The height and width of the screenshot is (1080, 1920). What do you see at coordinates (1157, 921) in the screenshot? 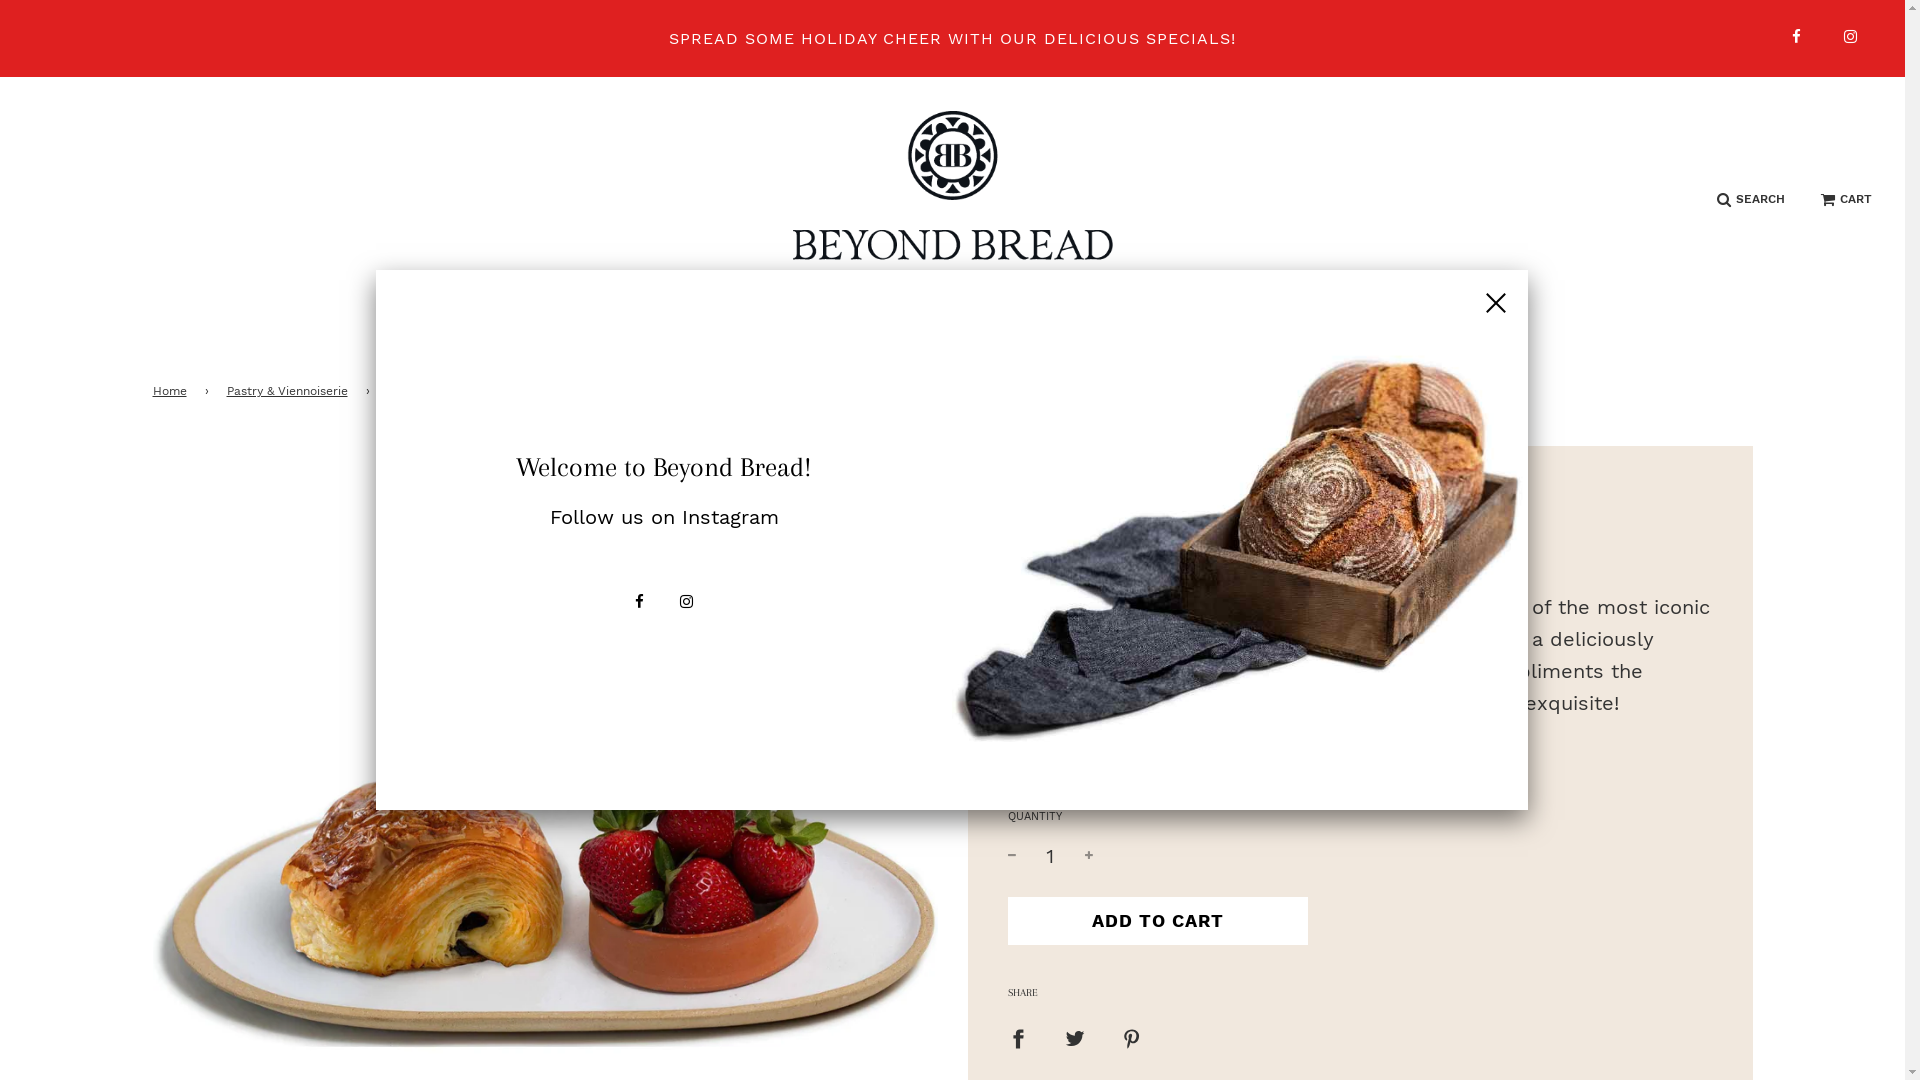
I see `'LOADING...` at bounding box center [1157, 921].